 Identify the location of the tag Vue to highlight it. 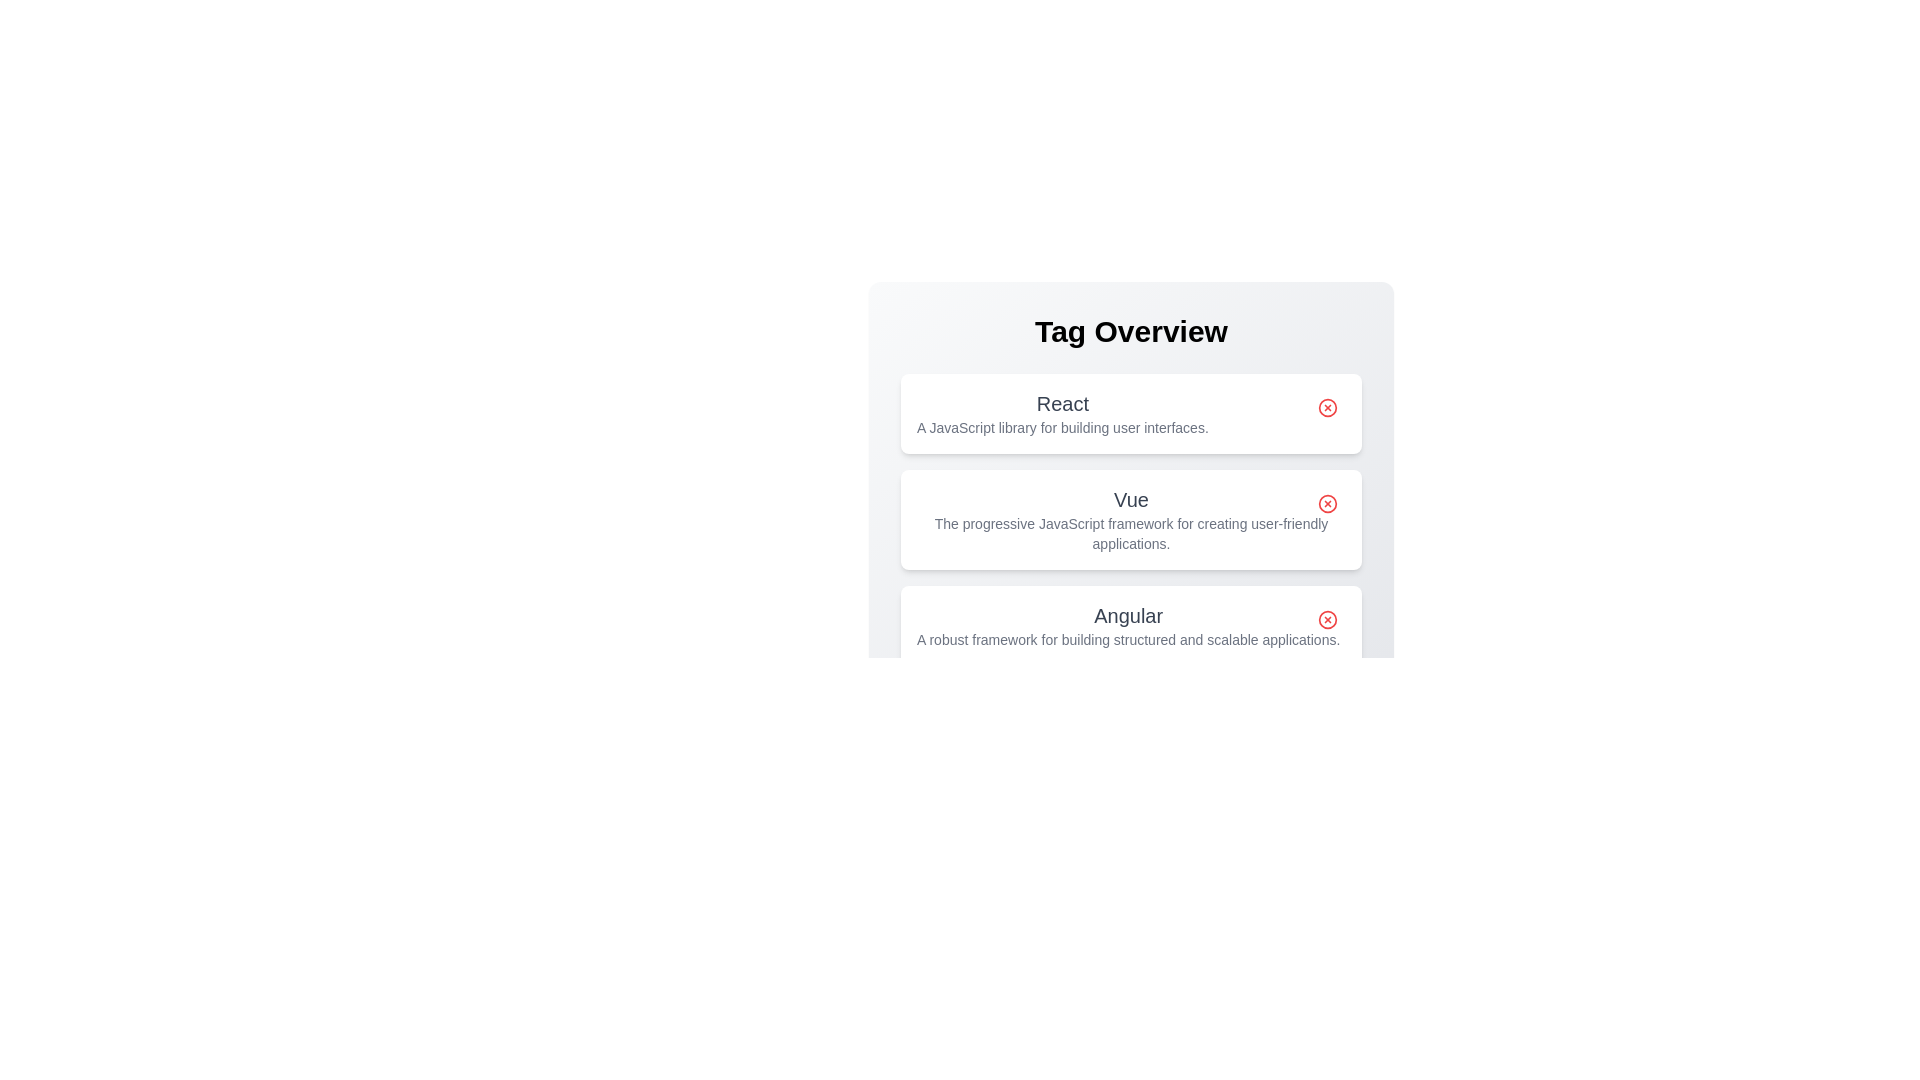
(1131, 519).